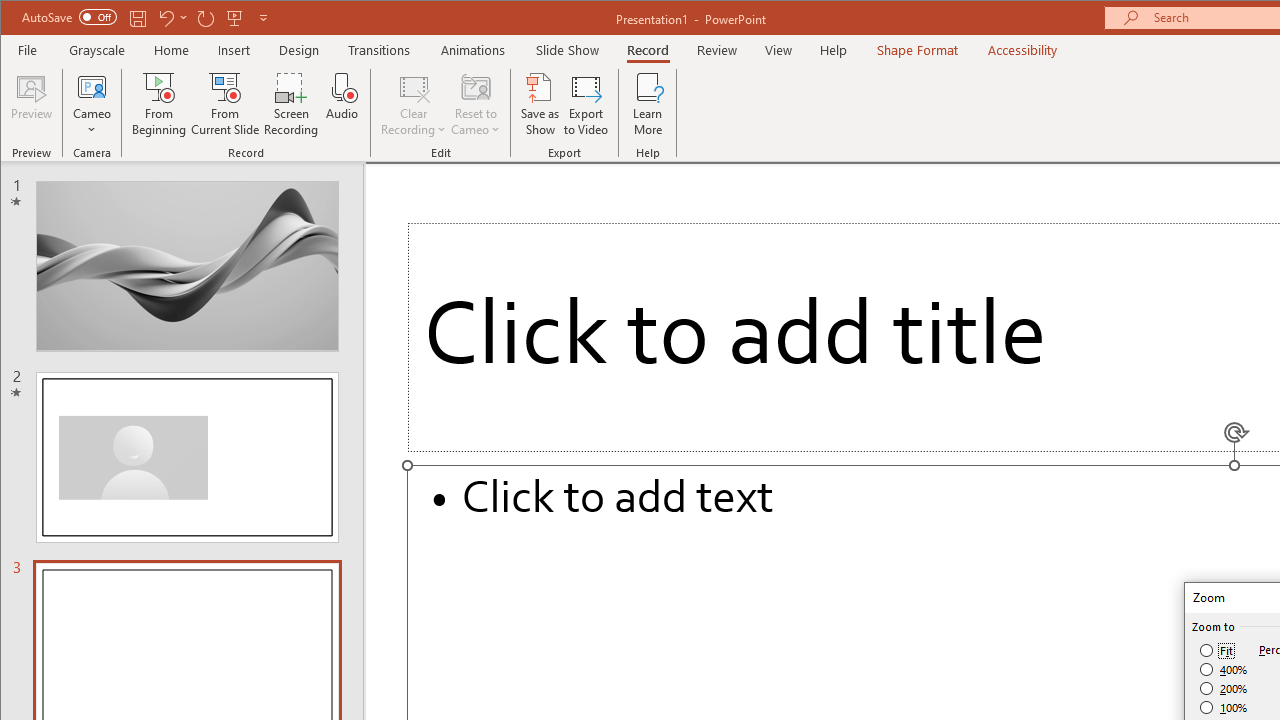 This screenshot has height=720, width=1280. What do you see at coordinates (413, 104) in the screenshot?
I see `'Clear Recording'` at bounding box center [413, 104].